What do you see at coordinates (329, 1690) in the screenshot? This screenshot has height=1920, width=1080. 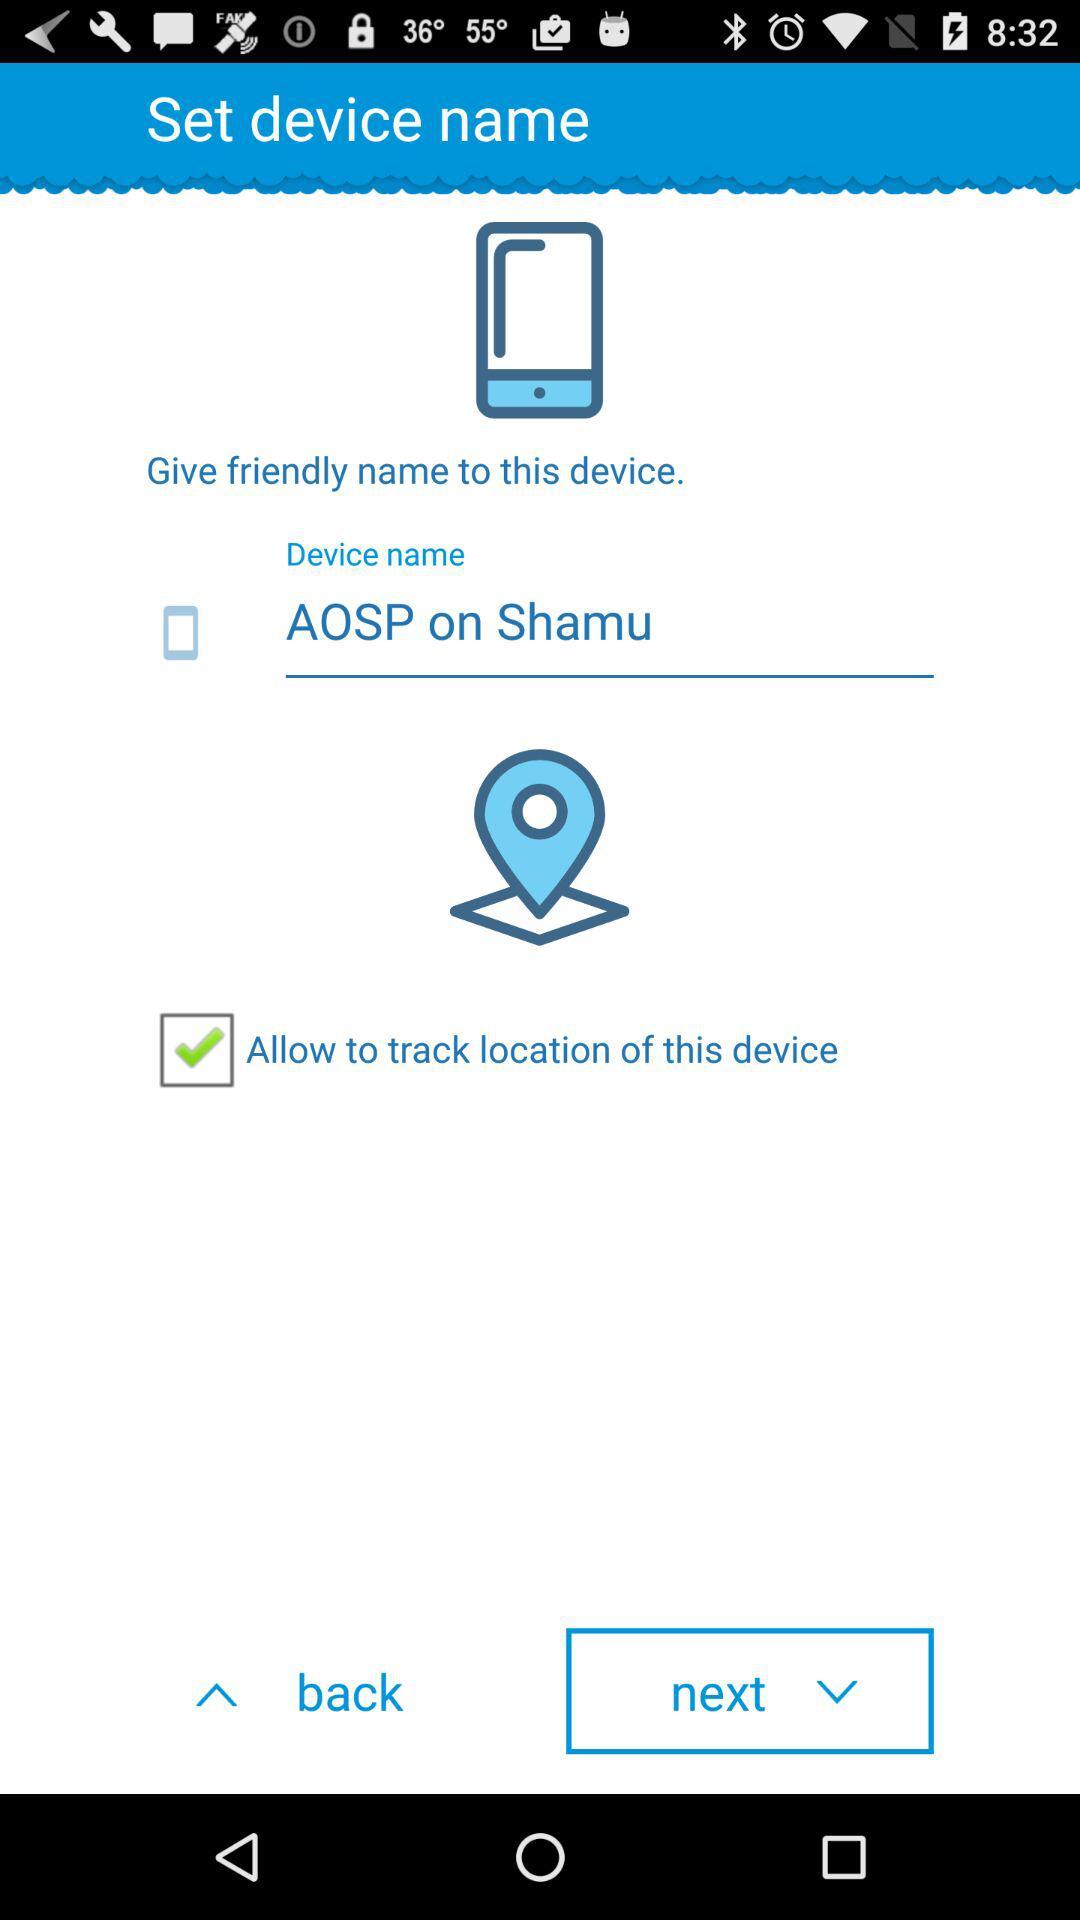 I see `the icon below the allow to track icon` at bounding box center [329, 1690].